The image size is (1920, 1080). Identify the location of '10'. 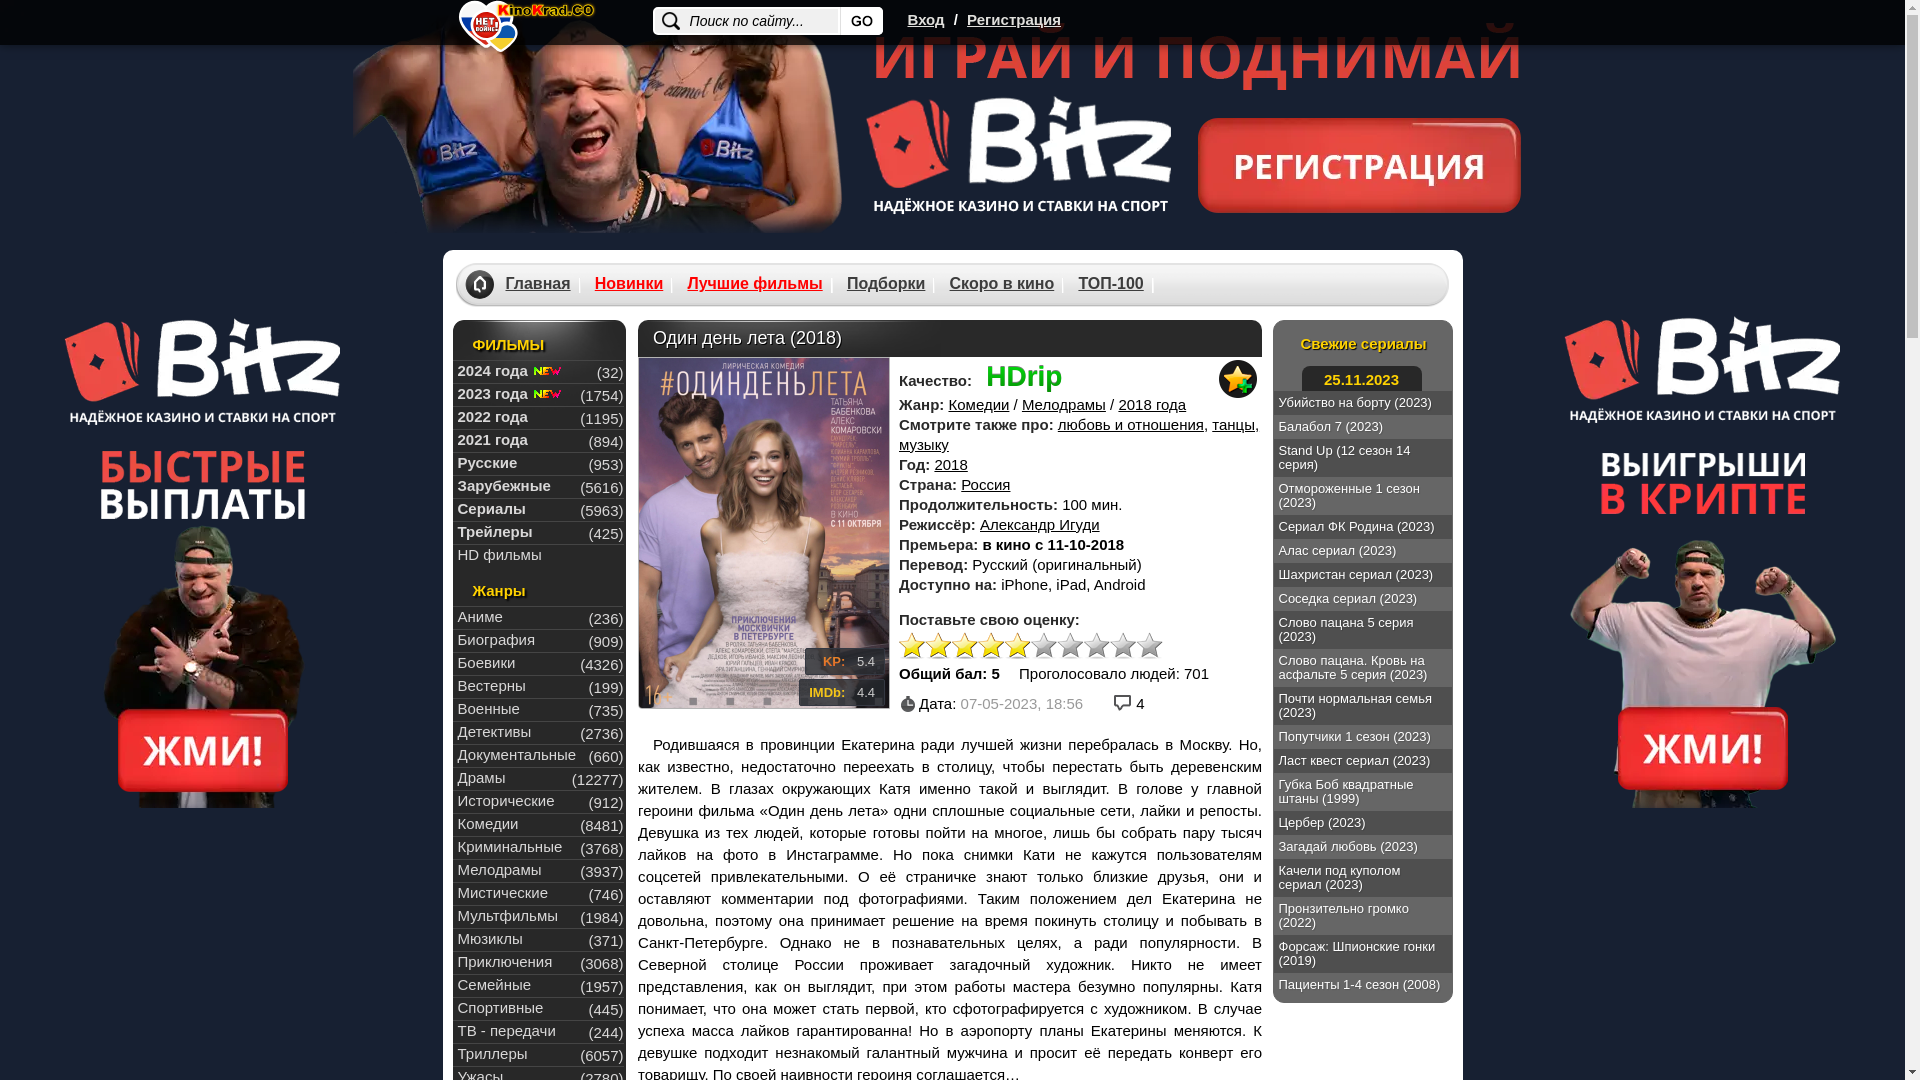
(1150, 645).